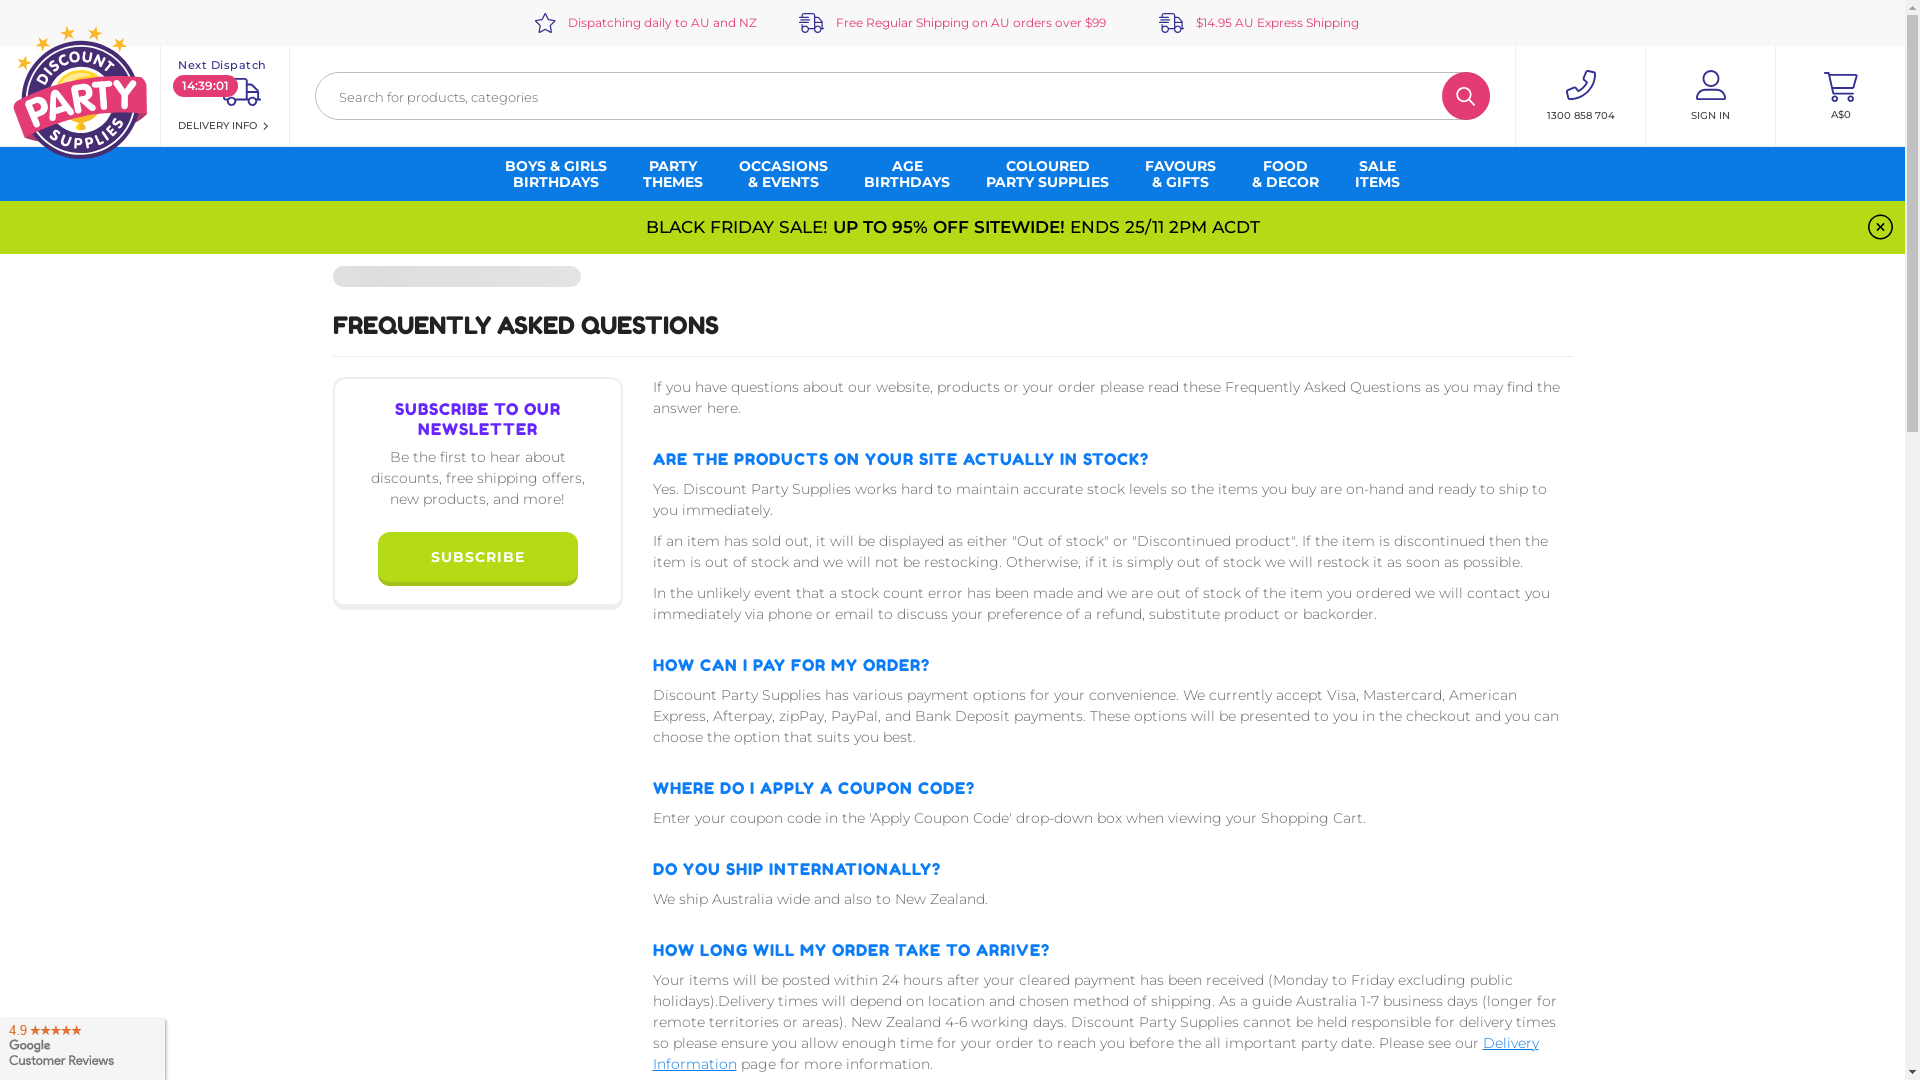 Image resolution: width=1920 pixels, height=1080 pixels. Describe the element at coordinates (1376, 172) in the screenshot. I see `'SALE` at that location.